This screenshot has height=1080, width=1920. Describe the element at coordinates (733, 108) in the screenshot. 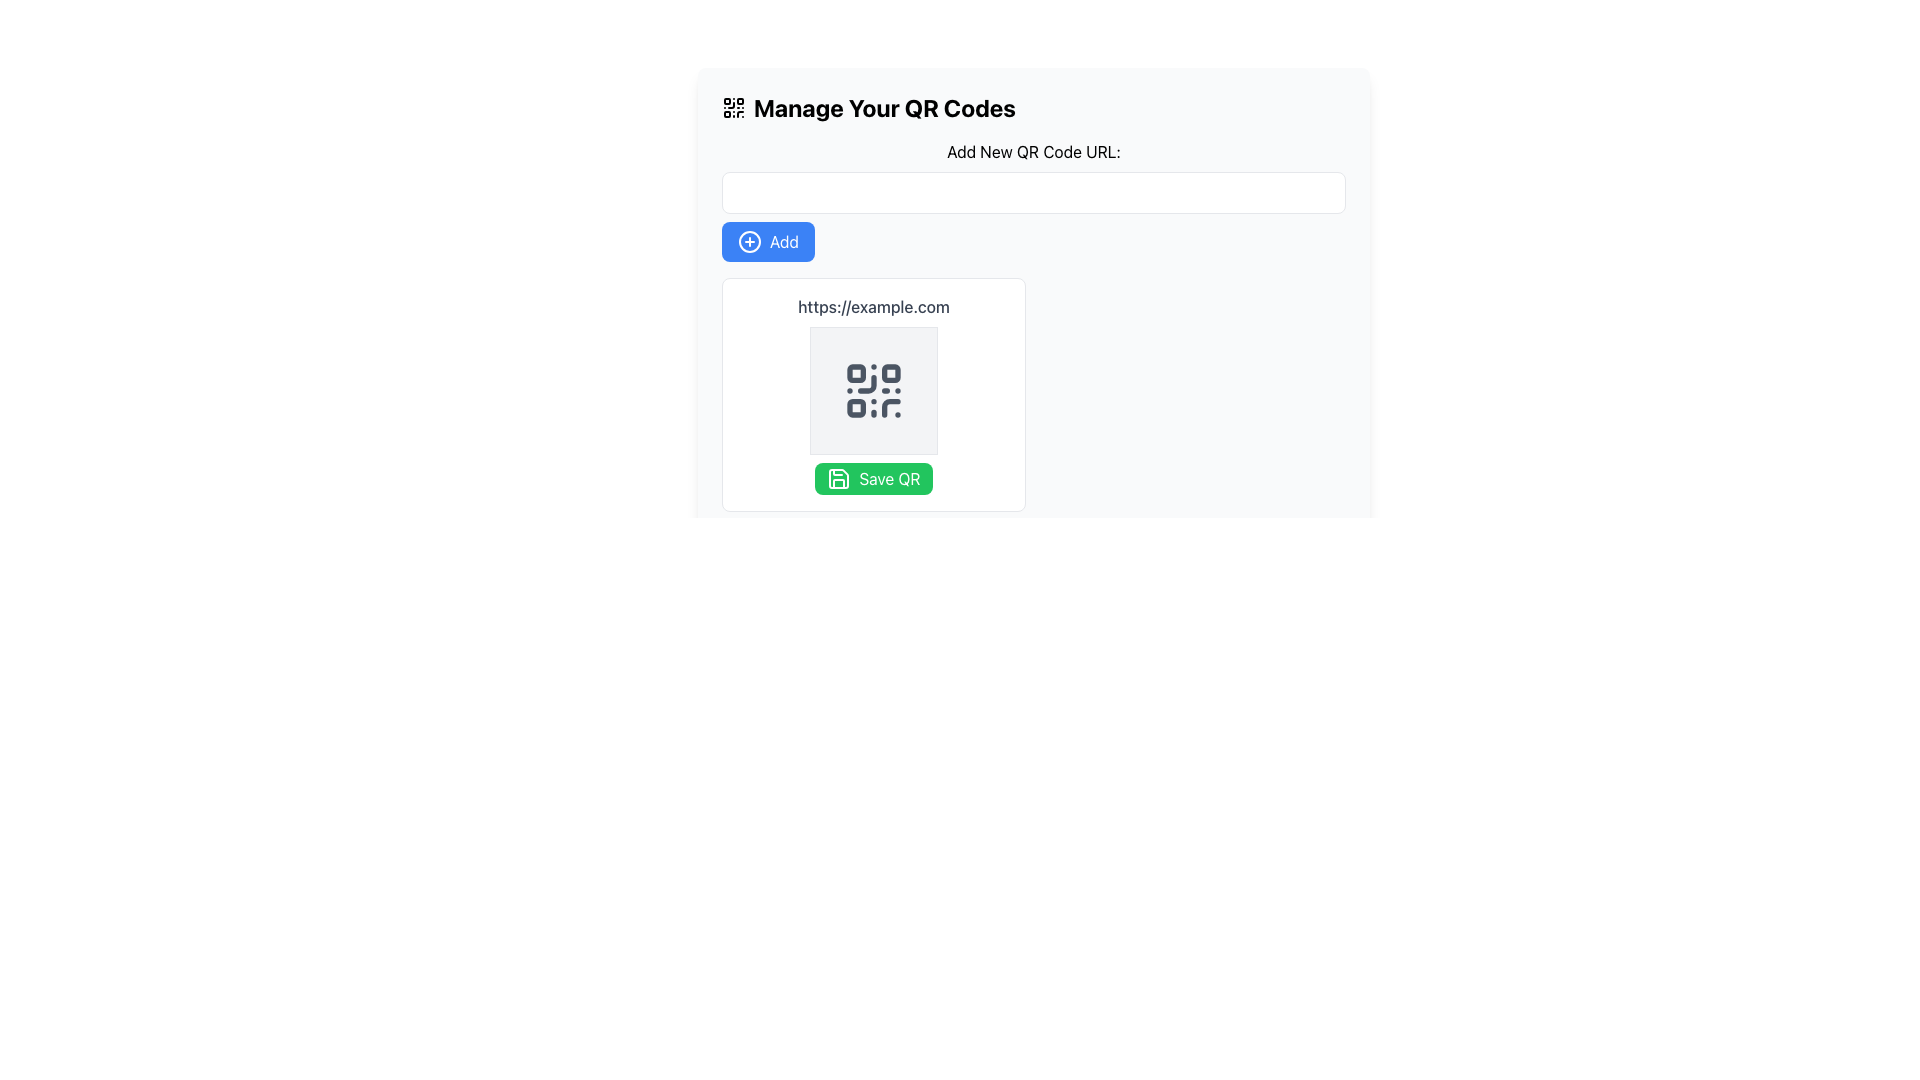

I see `the QR code icon that is styled with a minimalistic pattern and located at the top-left corner next to the 'Manage Your QR Codes' heading` at that location.